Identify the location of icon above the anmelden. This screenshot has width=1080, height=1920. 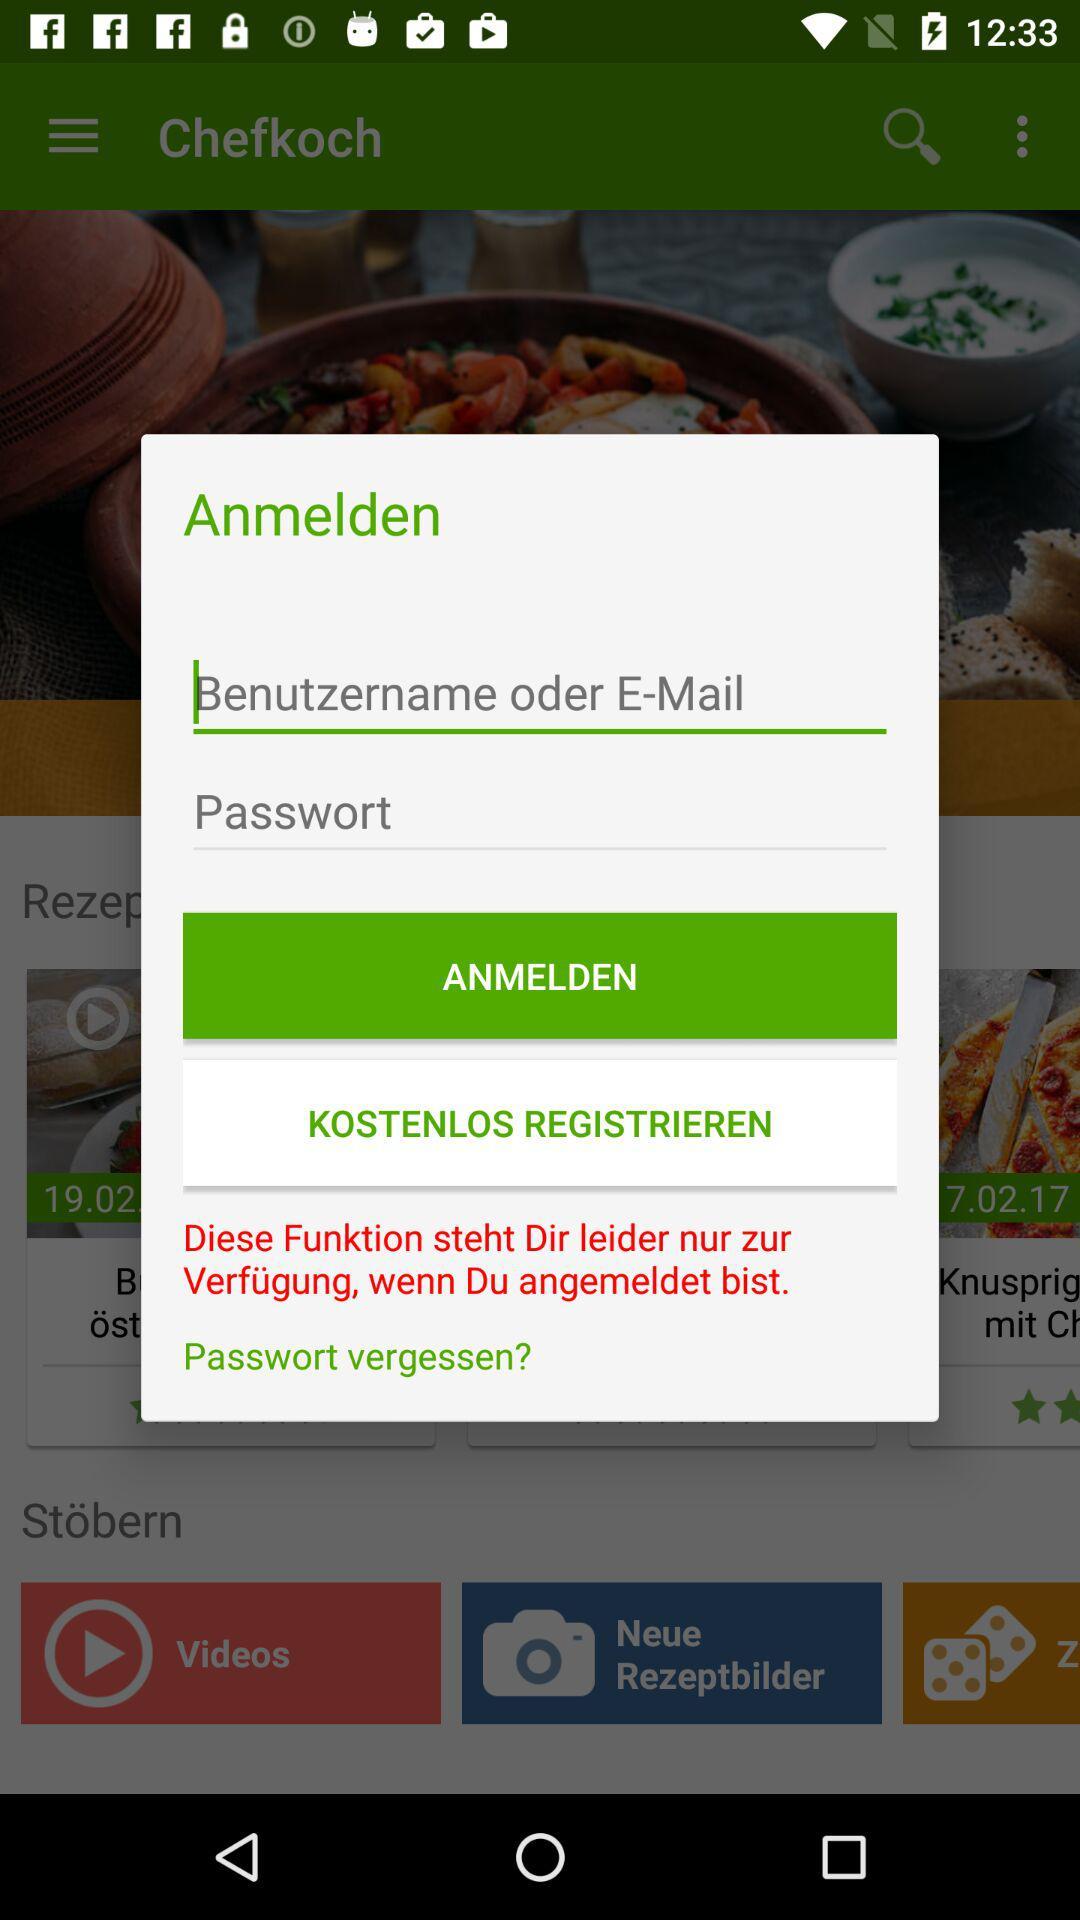
(540, 811).